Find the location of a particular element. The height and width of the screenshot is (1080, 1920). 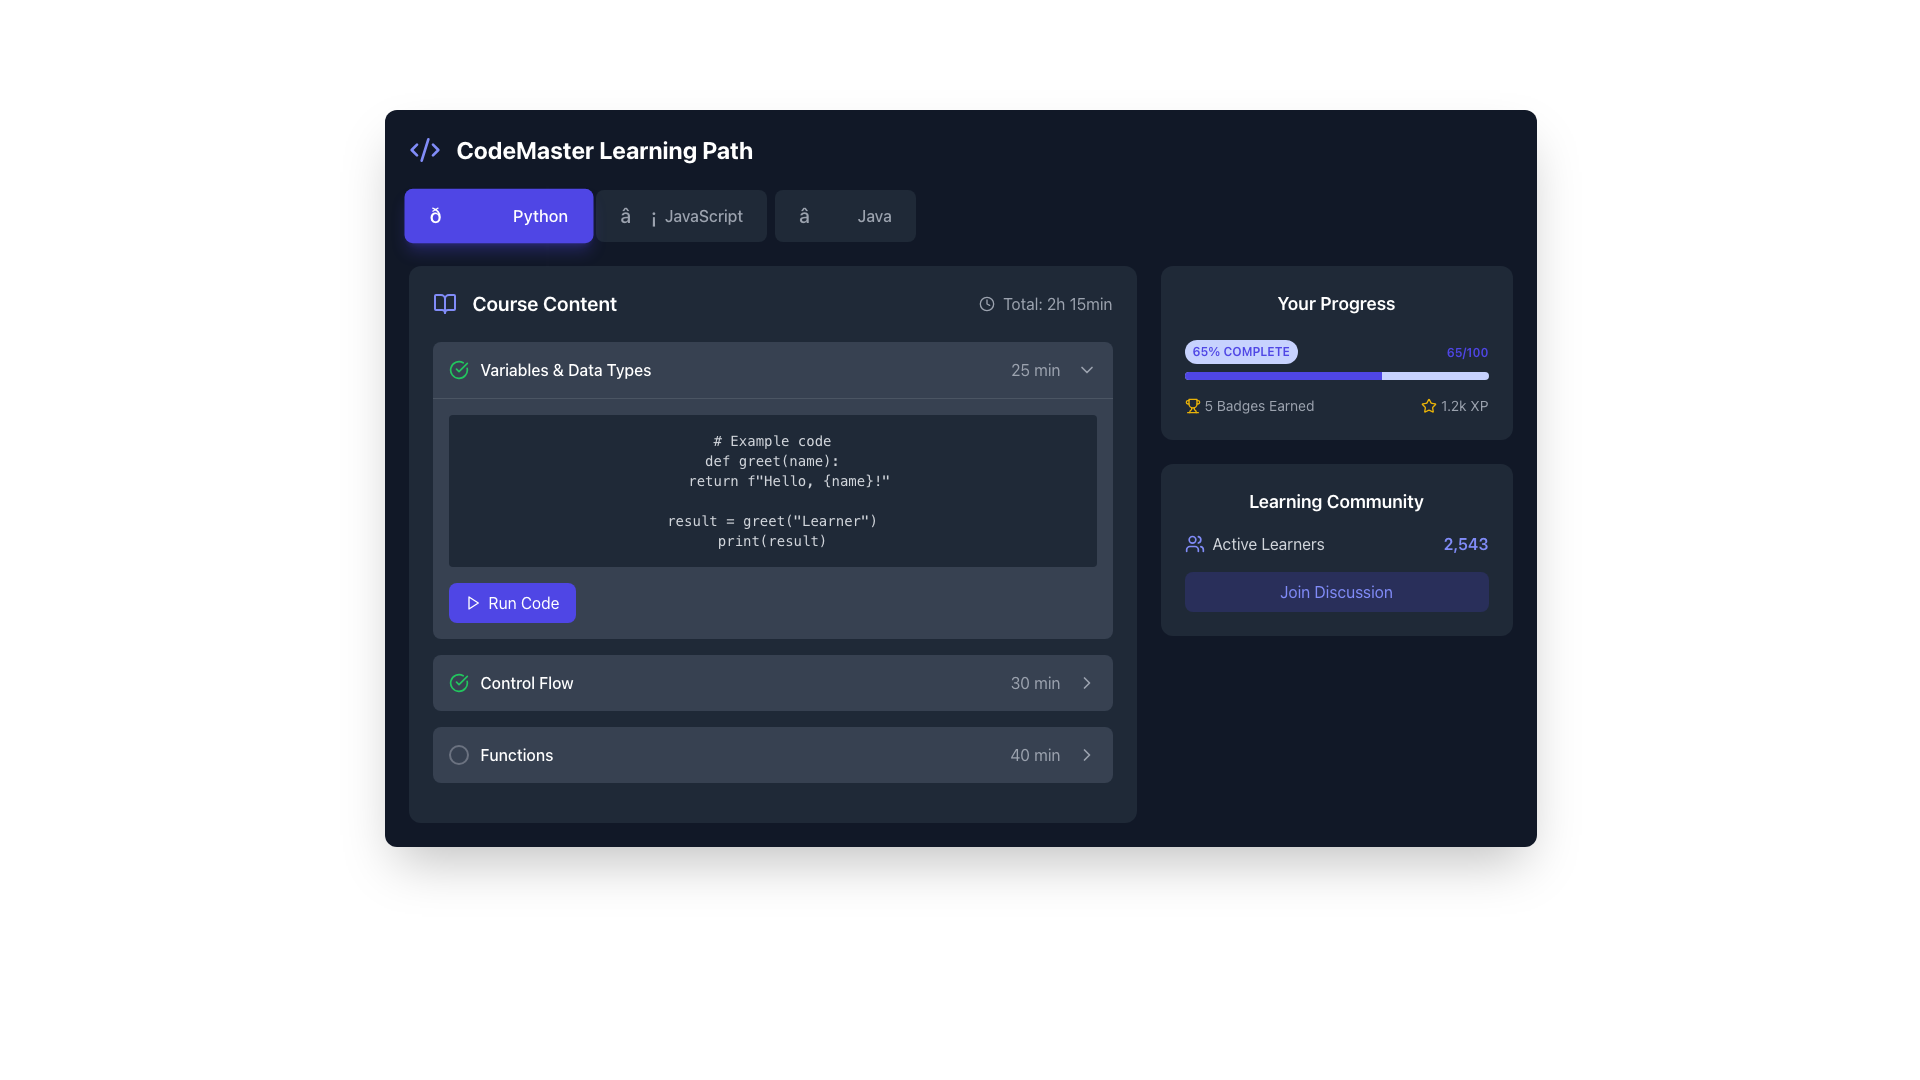

completion details from the progress bar labeled '65% COMPLETE' with a purple fill, located in the 'Your Progress' section is located at coordinates (1336, 356).